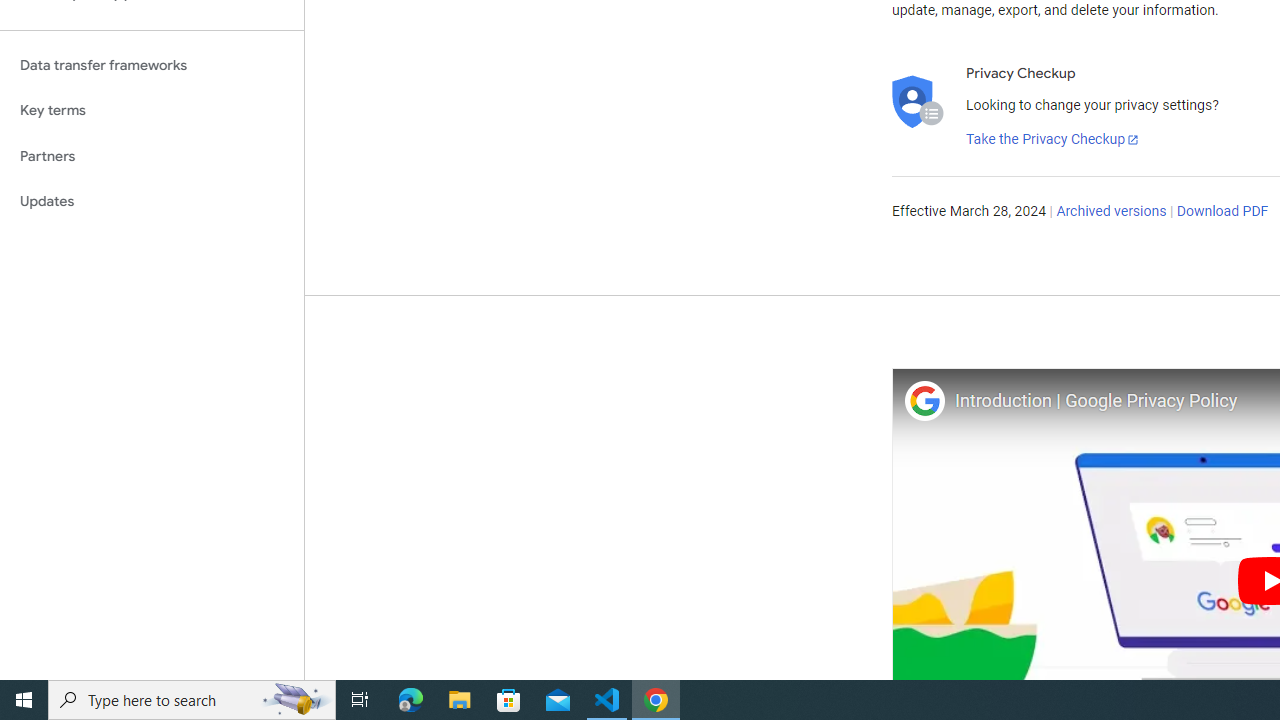  What do you see at coordinates (151, 64) in the screenshot?
I see `'Data transfer frameworks'` at bounding box center [151, 64].